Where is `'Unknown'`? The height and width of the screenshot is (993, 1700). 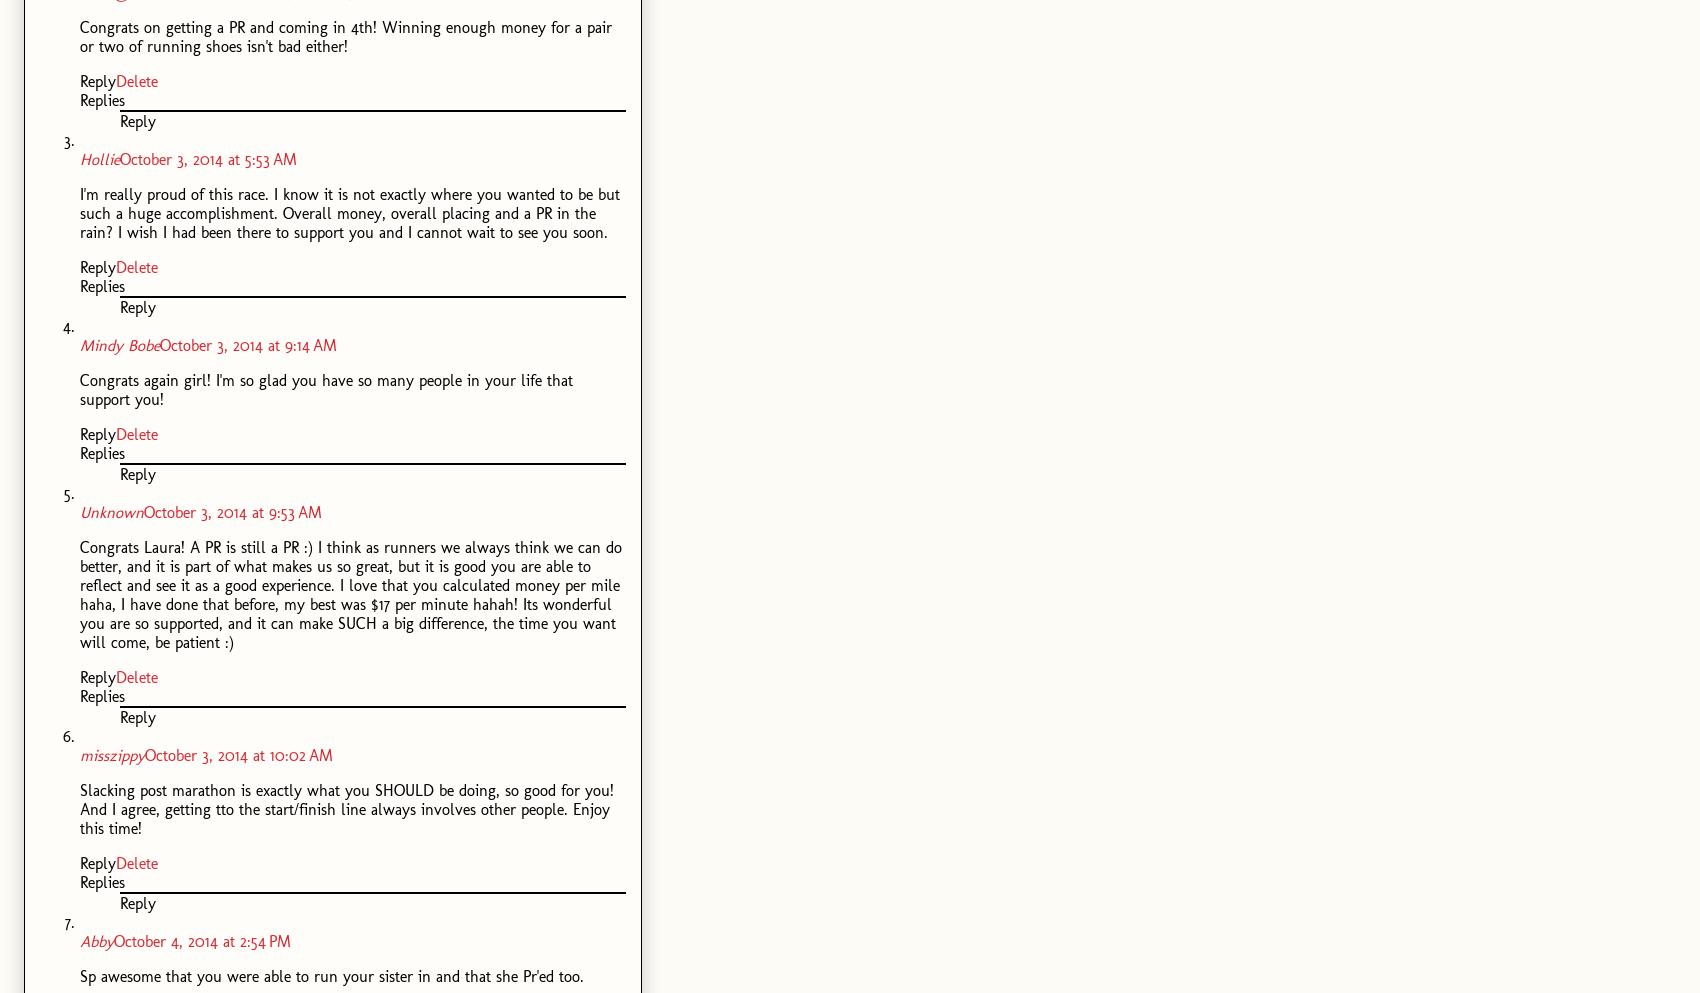 'Unknown' is located at coordinates (80, 512).